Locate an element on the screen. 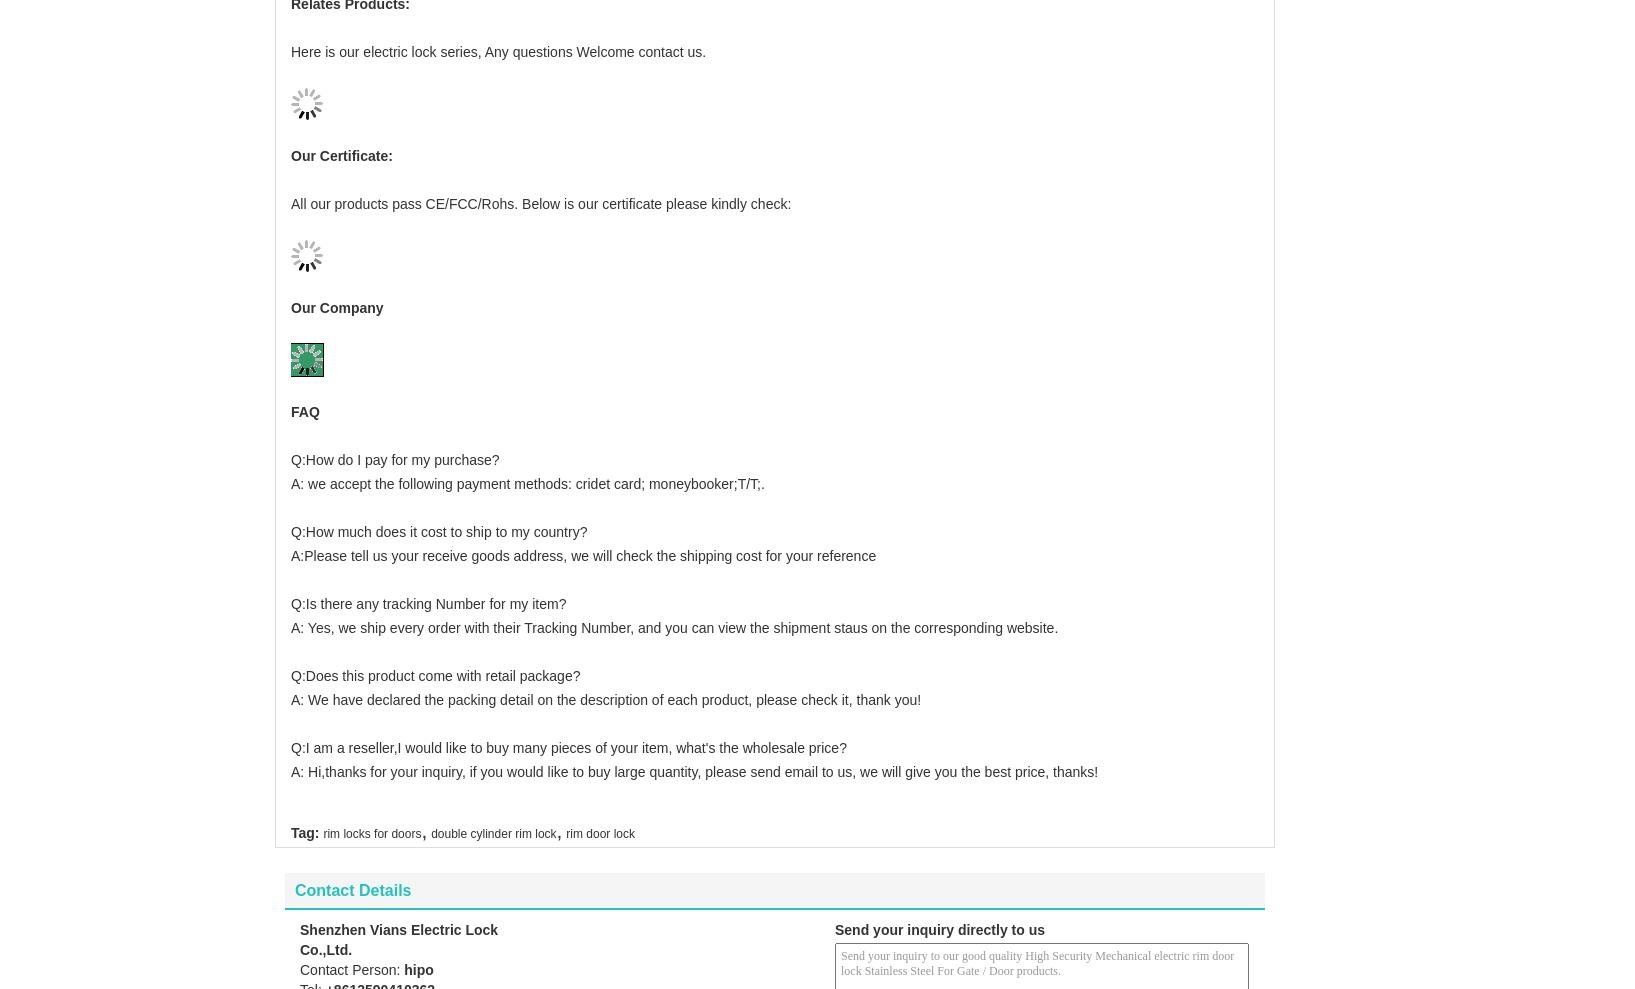 The height and width of the screenshot is (989, 1635). 'Contact Person:' is located at coordinates (351, 937).